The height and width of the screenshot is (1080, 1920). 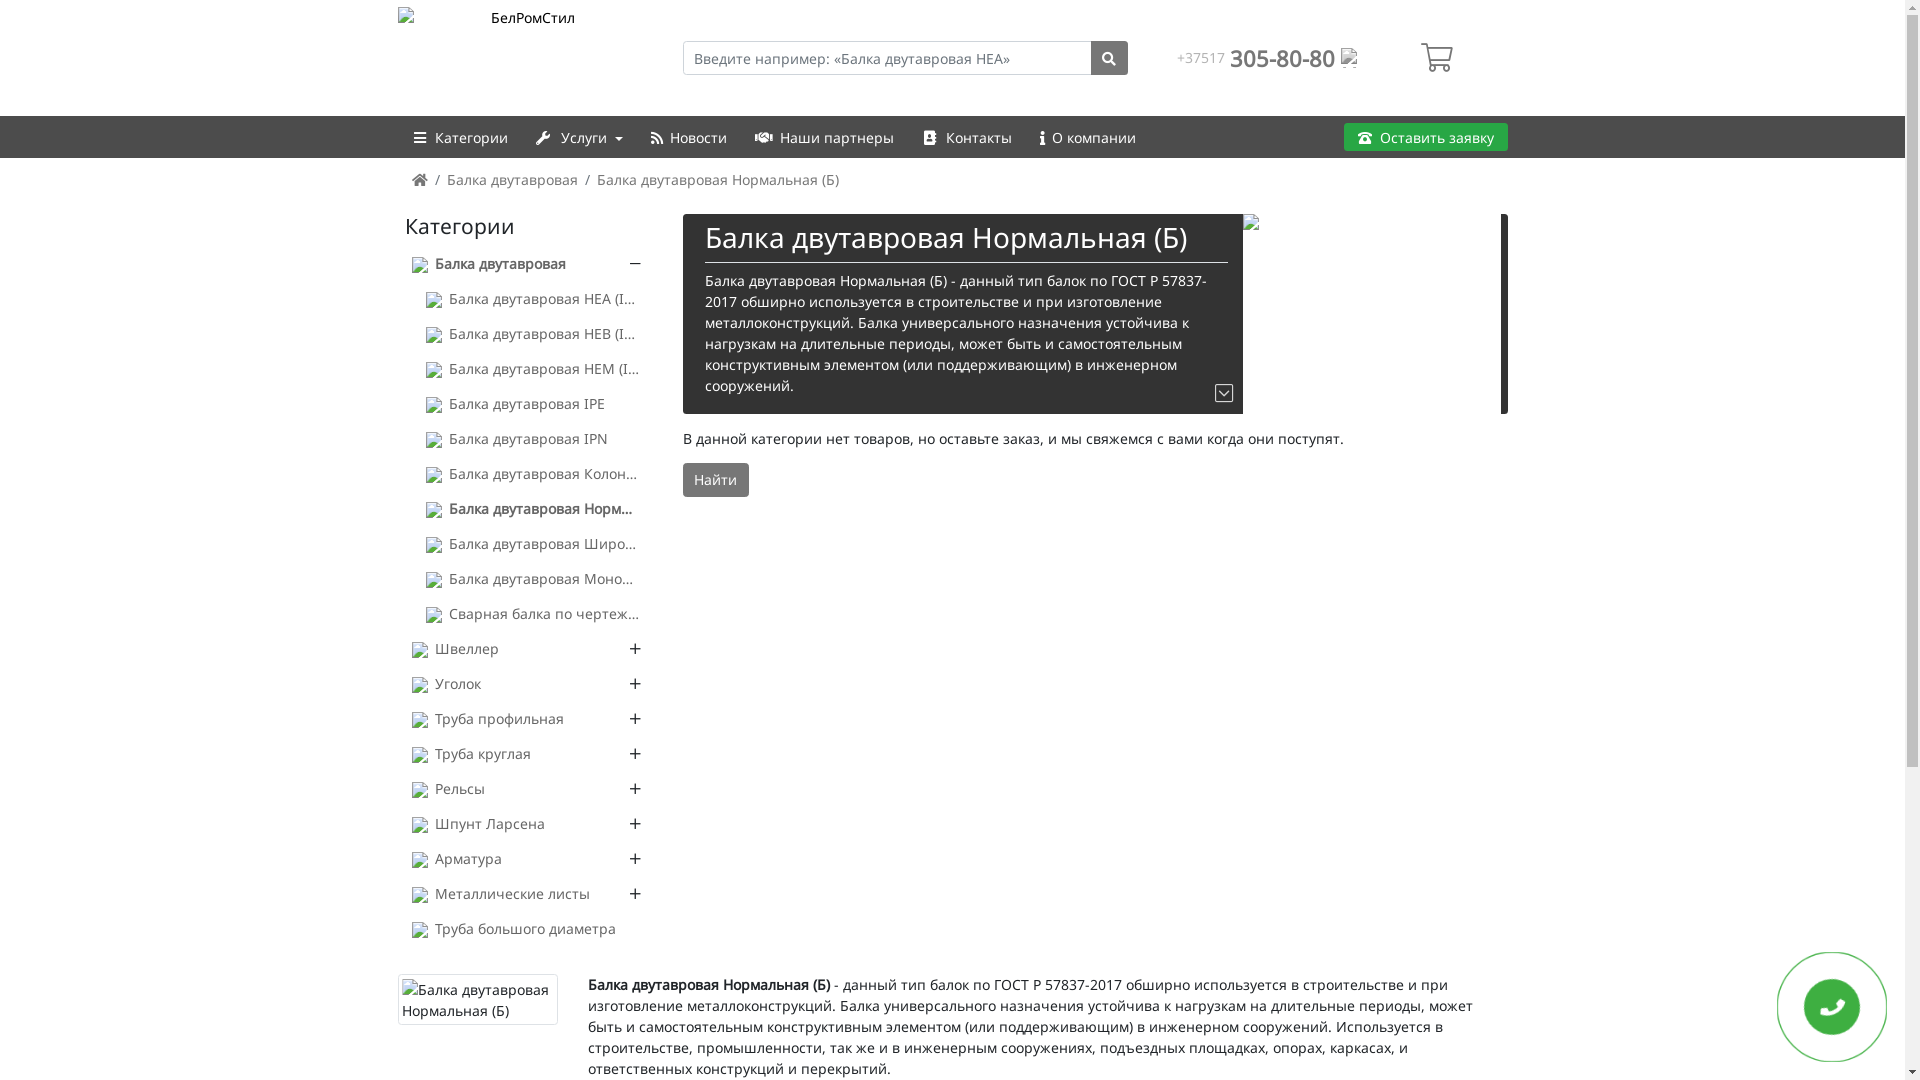 What do you see at coordinates (1266, 56) in the screenshot?
I see `'+37517` at bounding box center [1266, 56].